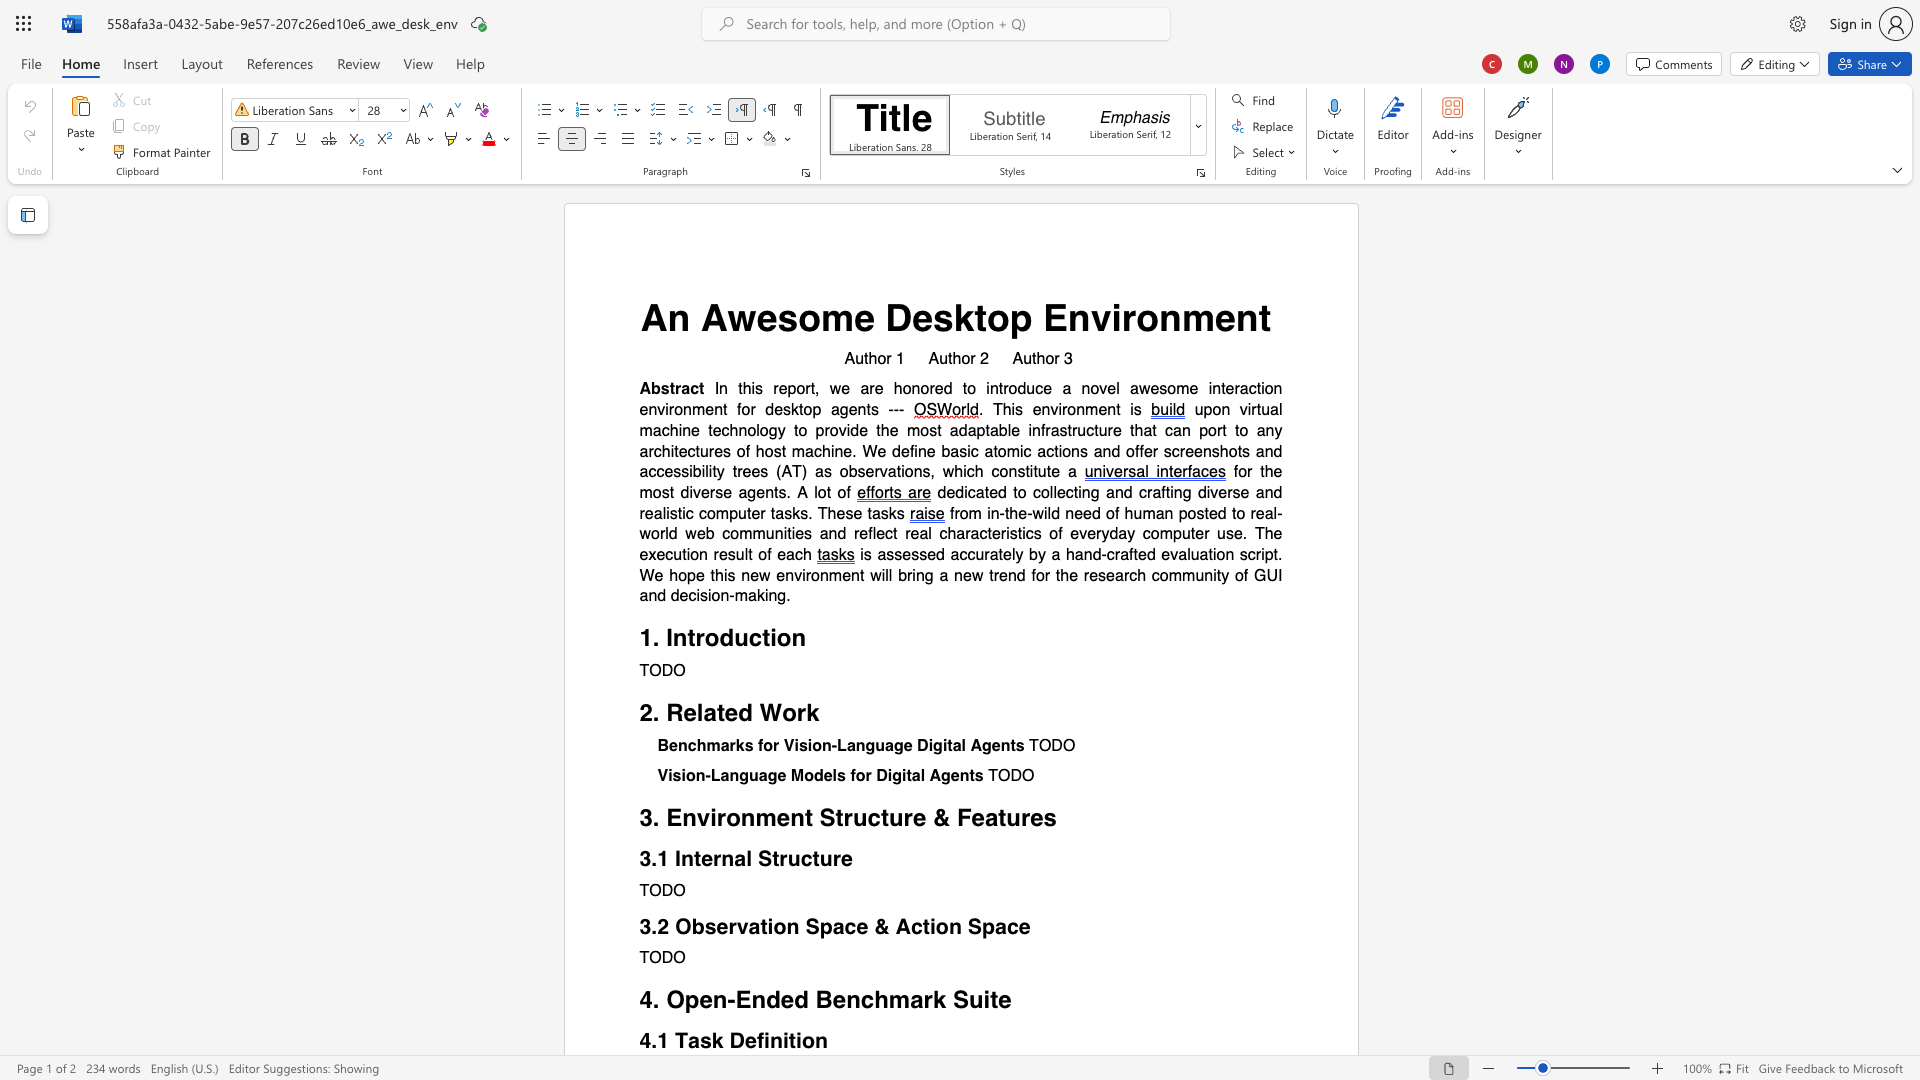 The height and width of the screenshot is (1080, 1920). Describe the element at coordinates (910, 775) in the screenshot. I see `the subset text "al Agent" within the text "Vision-Language Models for Digital Agents"` at that location.